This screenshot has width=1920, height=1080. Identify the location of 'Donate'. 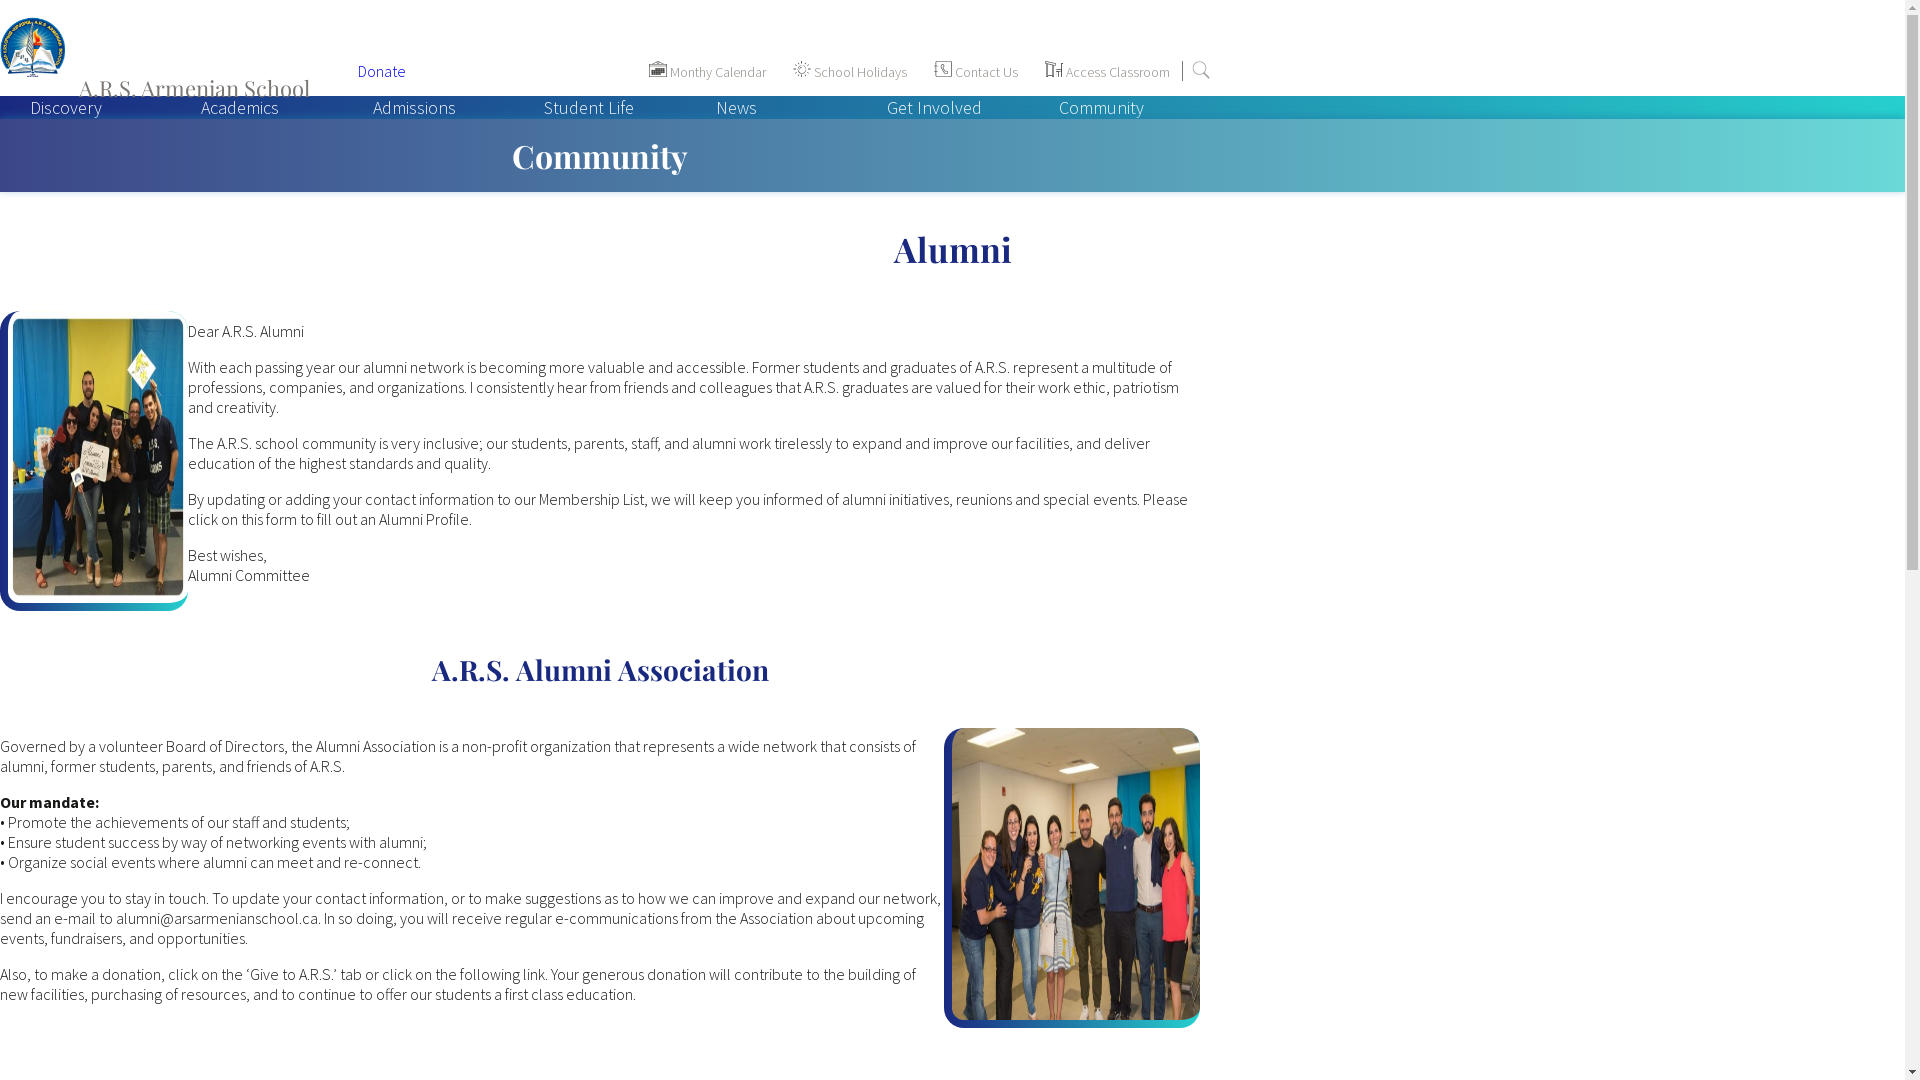
(358, 69).